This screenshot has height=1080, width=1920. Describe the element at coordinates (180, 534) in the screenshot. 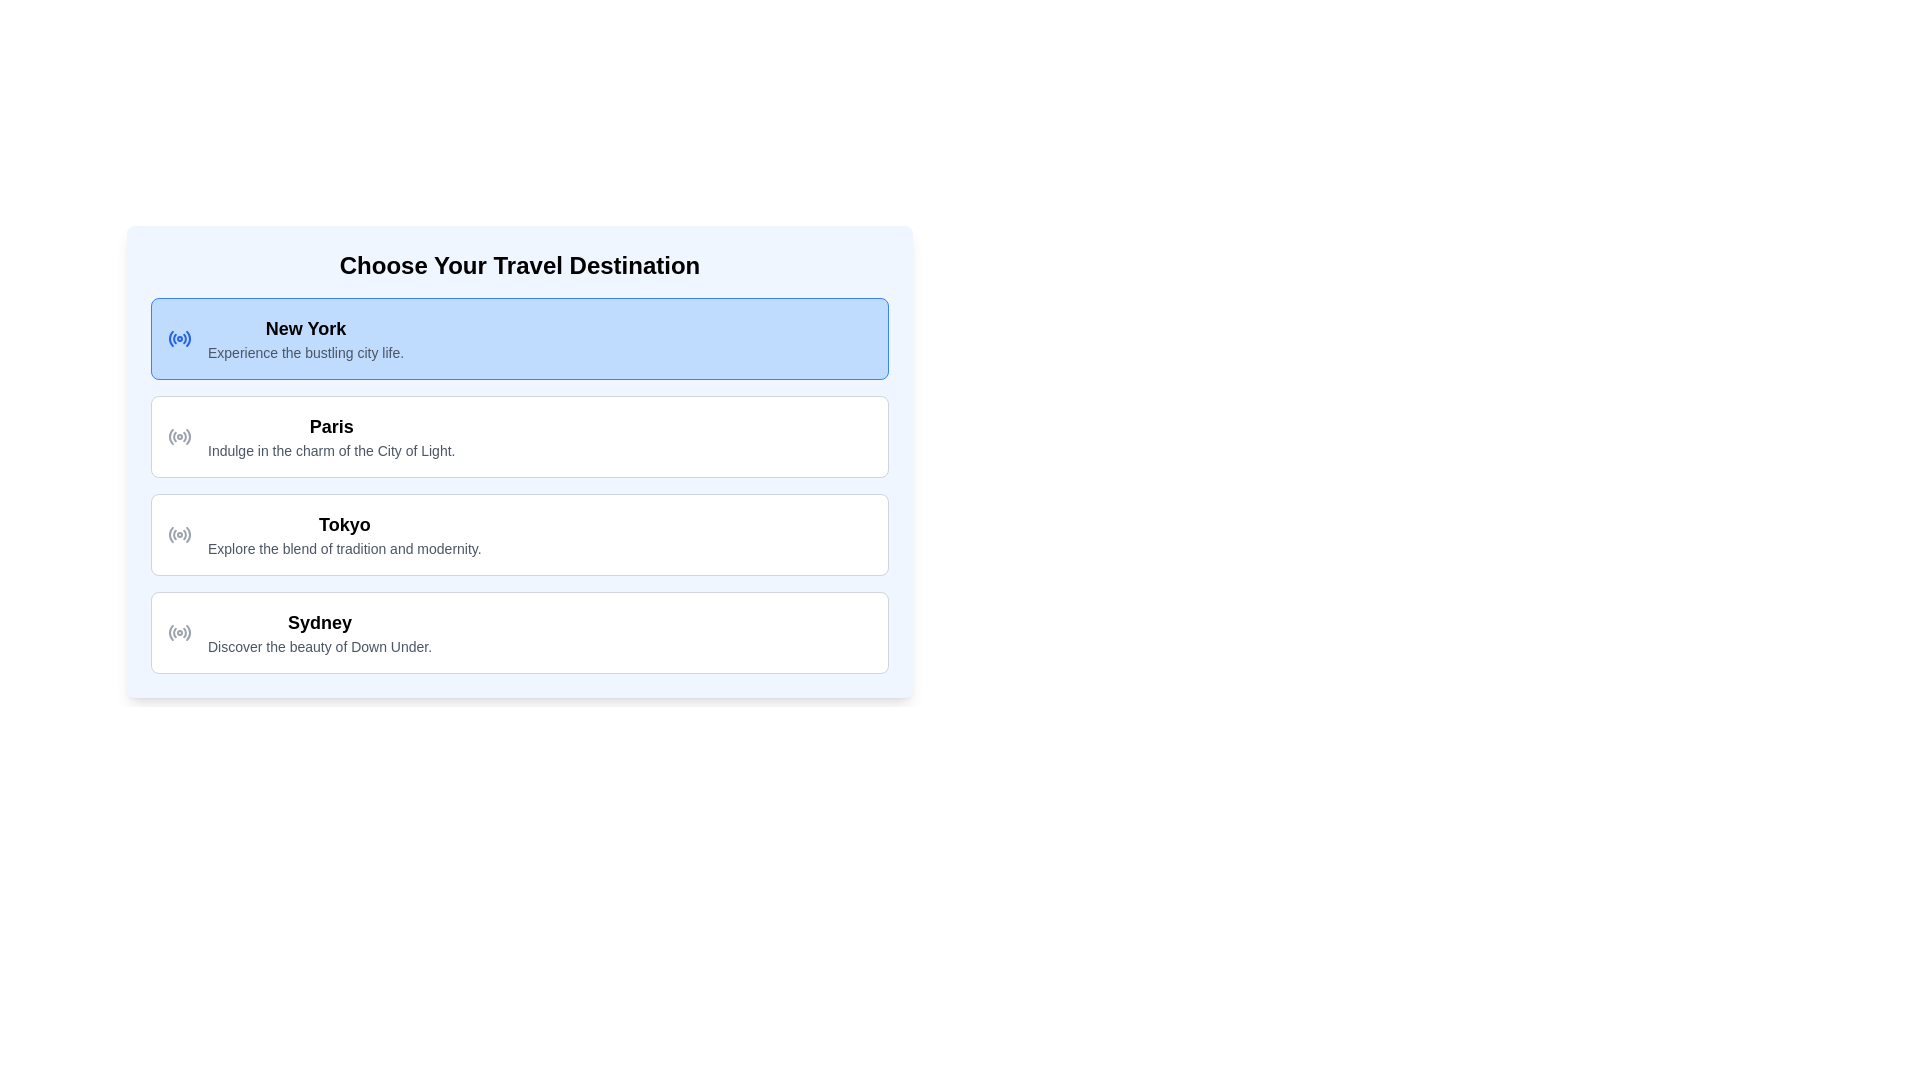

I see `the center of the radio button indicator for the 'Tokyo' option, which is a circular icon located in the top-left portion of the 'Tokyo' content block, just before the title 'Tokyo'` at that location.